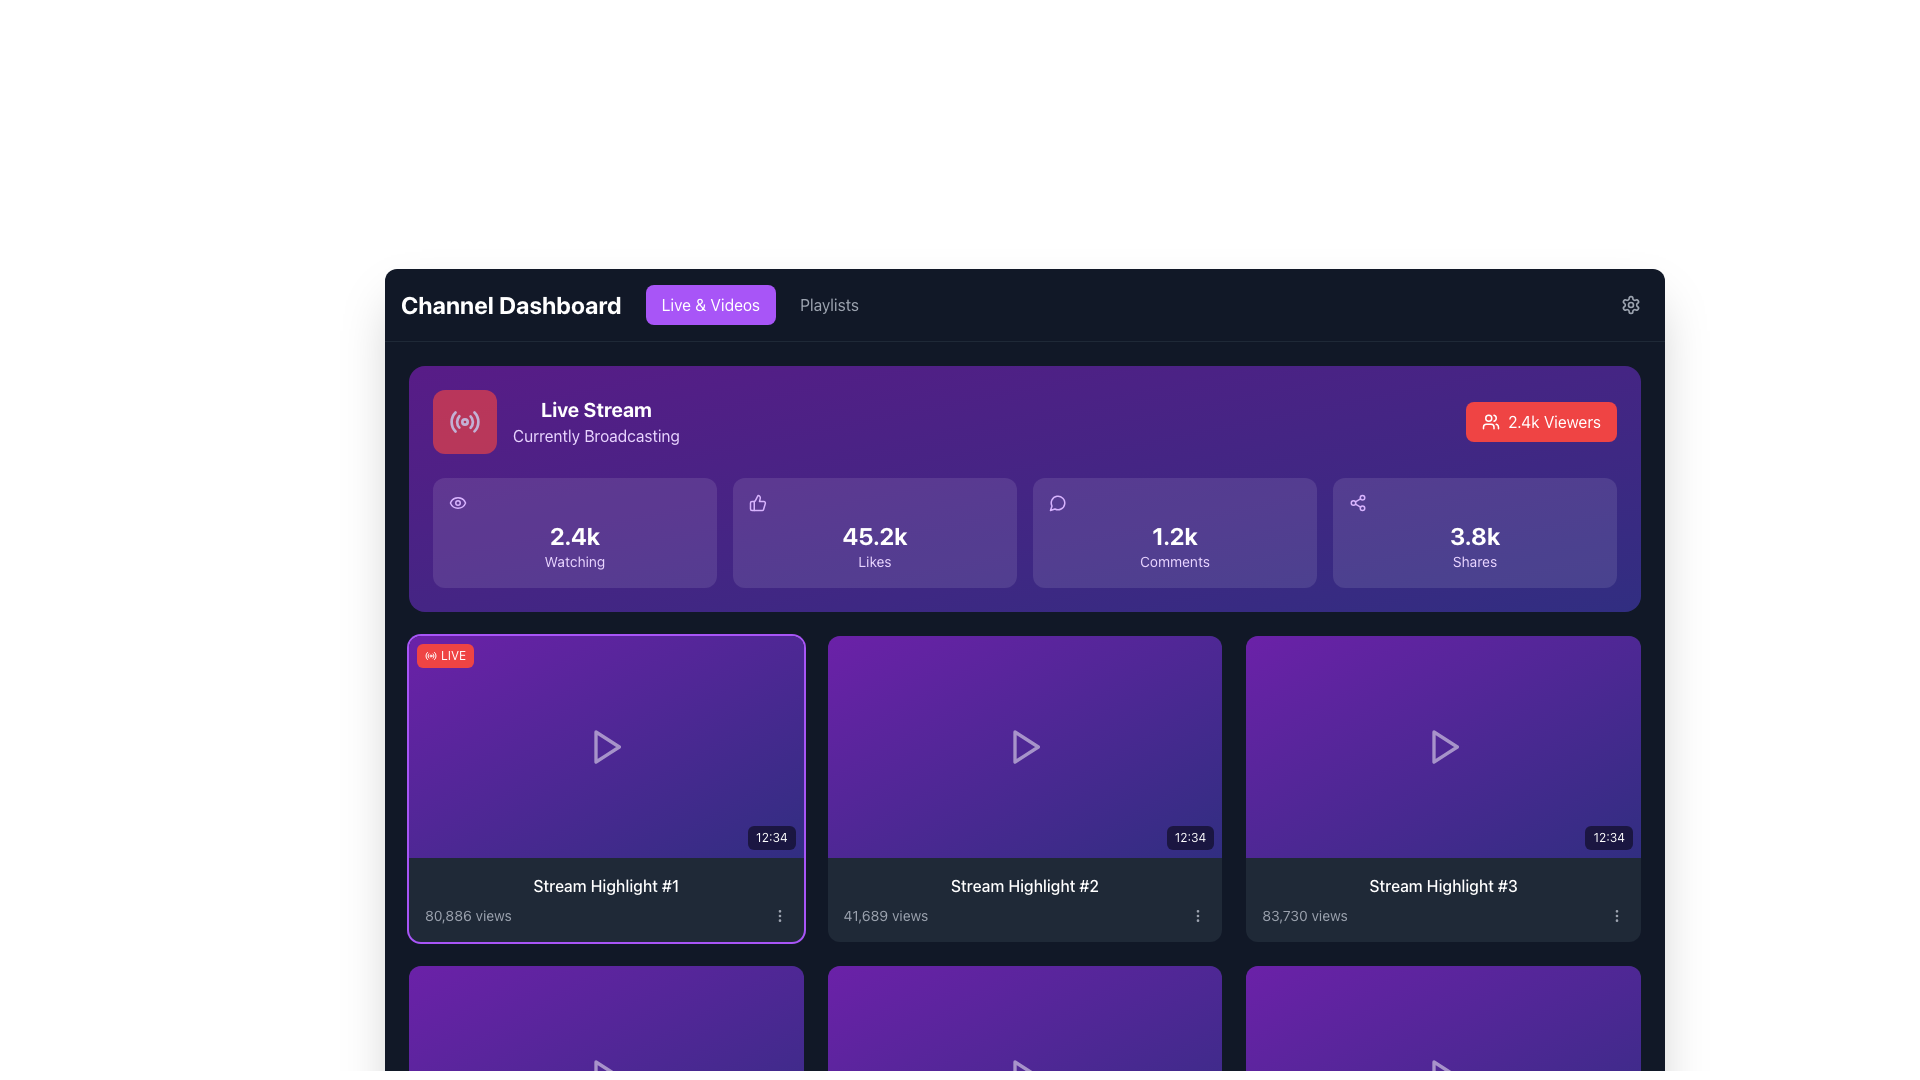 Image resolution: width=1920 pixels, height=1080 pixels. I want to click on the Statistic card with a purple background displaying '3.8k Shares', which is the fourth card in the grid layout, adjacent to '1.2k Comments', so click(1474, 531).